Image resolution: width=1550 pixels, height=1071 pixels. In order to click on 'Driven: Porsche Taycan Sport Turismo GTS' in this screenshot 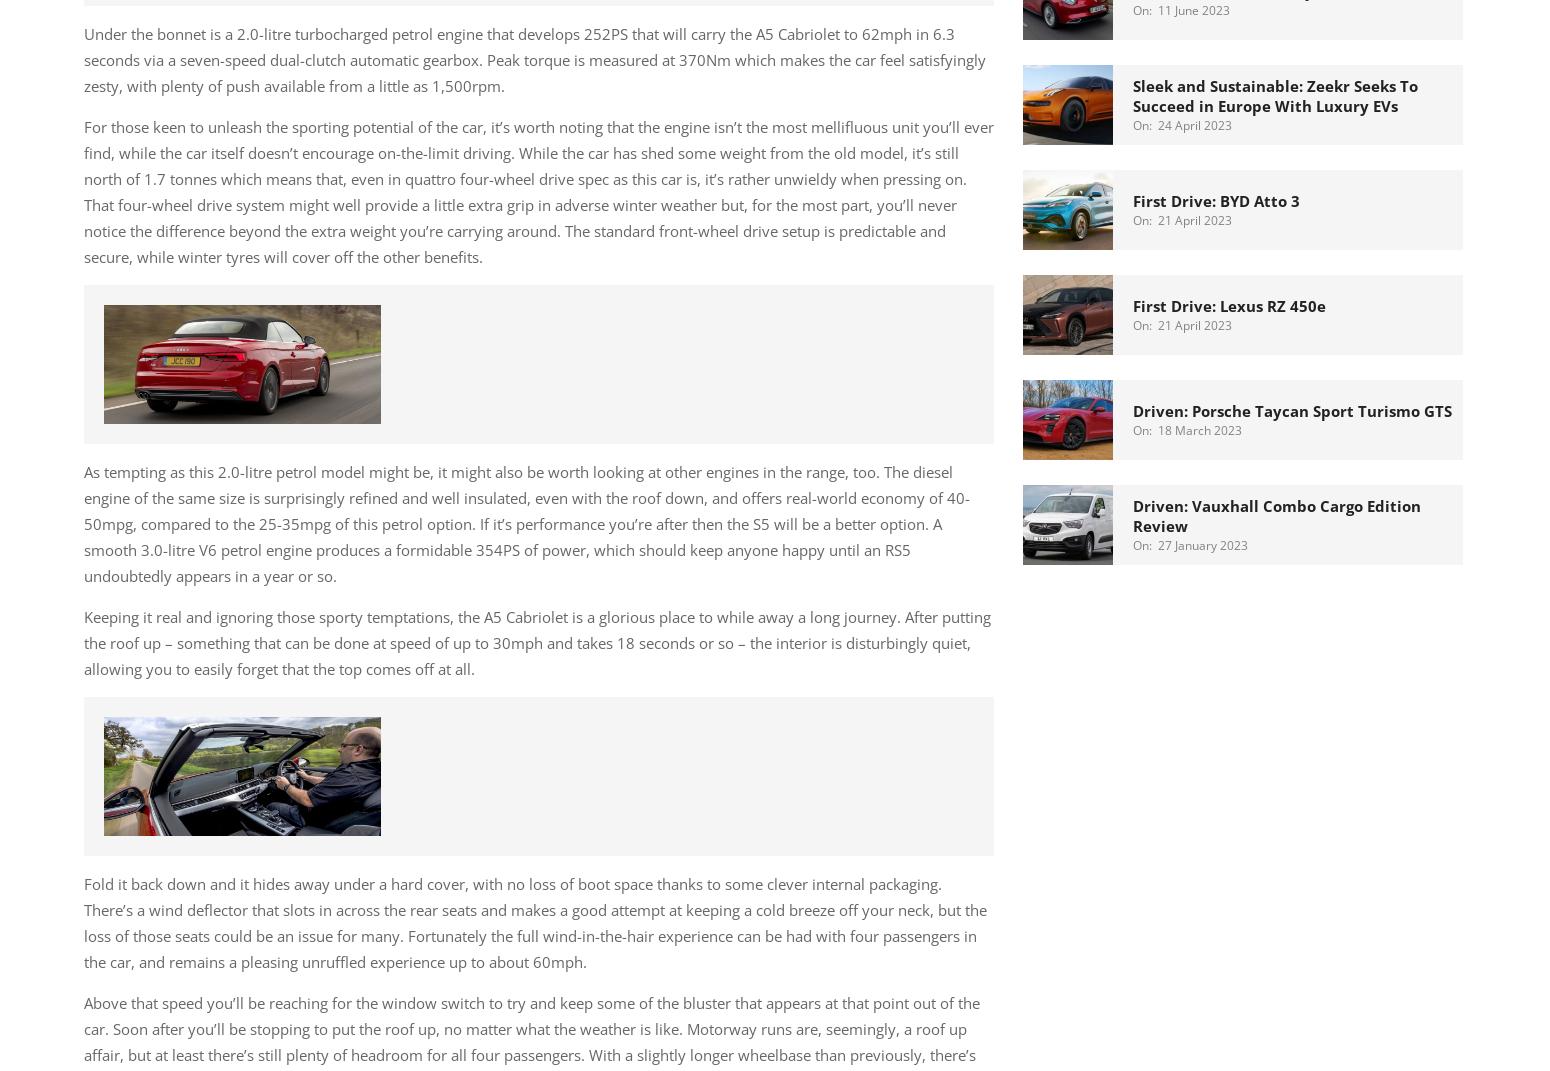, I will do `click(1132, 409)`.